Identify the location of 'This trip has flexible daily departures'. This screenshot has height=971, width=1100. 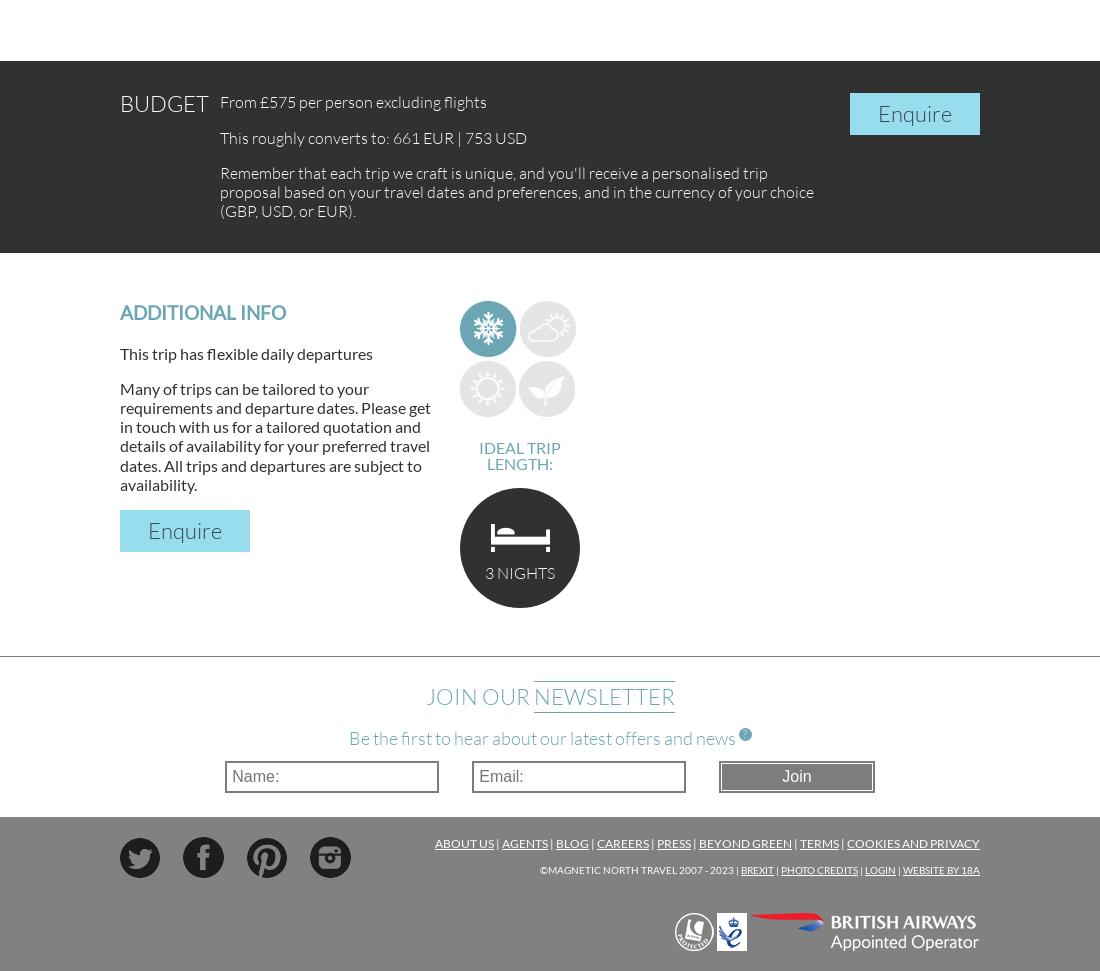
(246, 352).